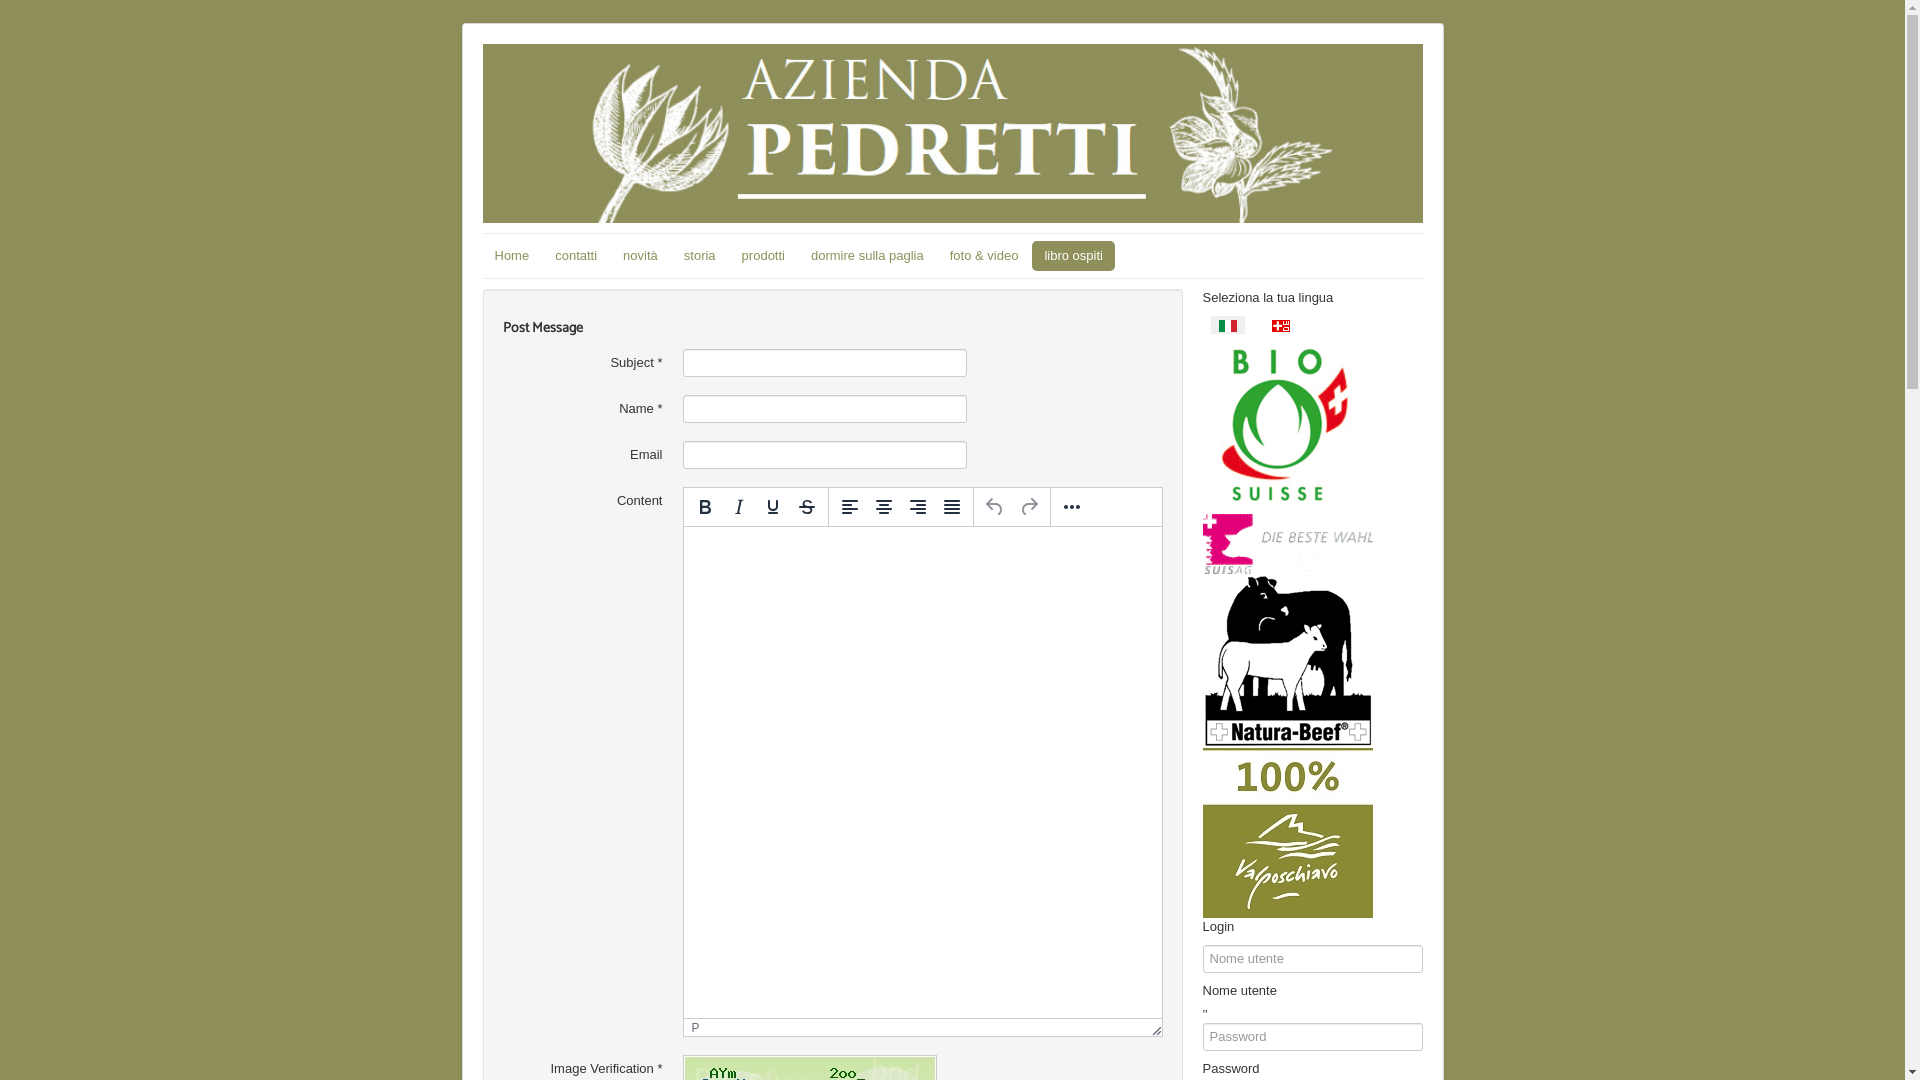 The image size is (1920, 1080). I want to click on 'Allinea a Destra', so click(915, 505).